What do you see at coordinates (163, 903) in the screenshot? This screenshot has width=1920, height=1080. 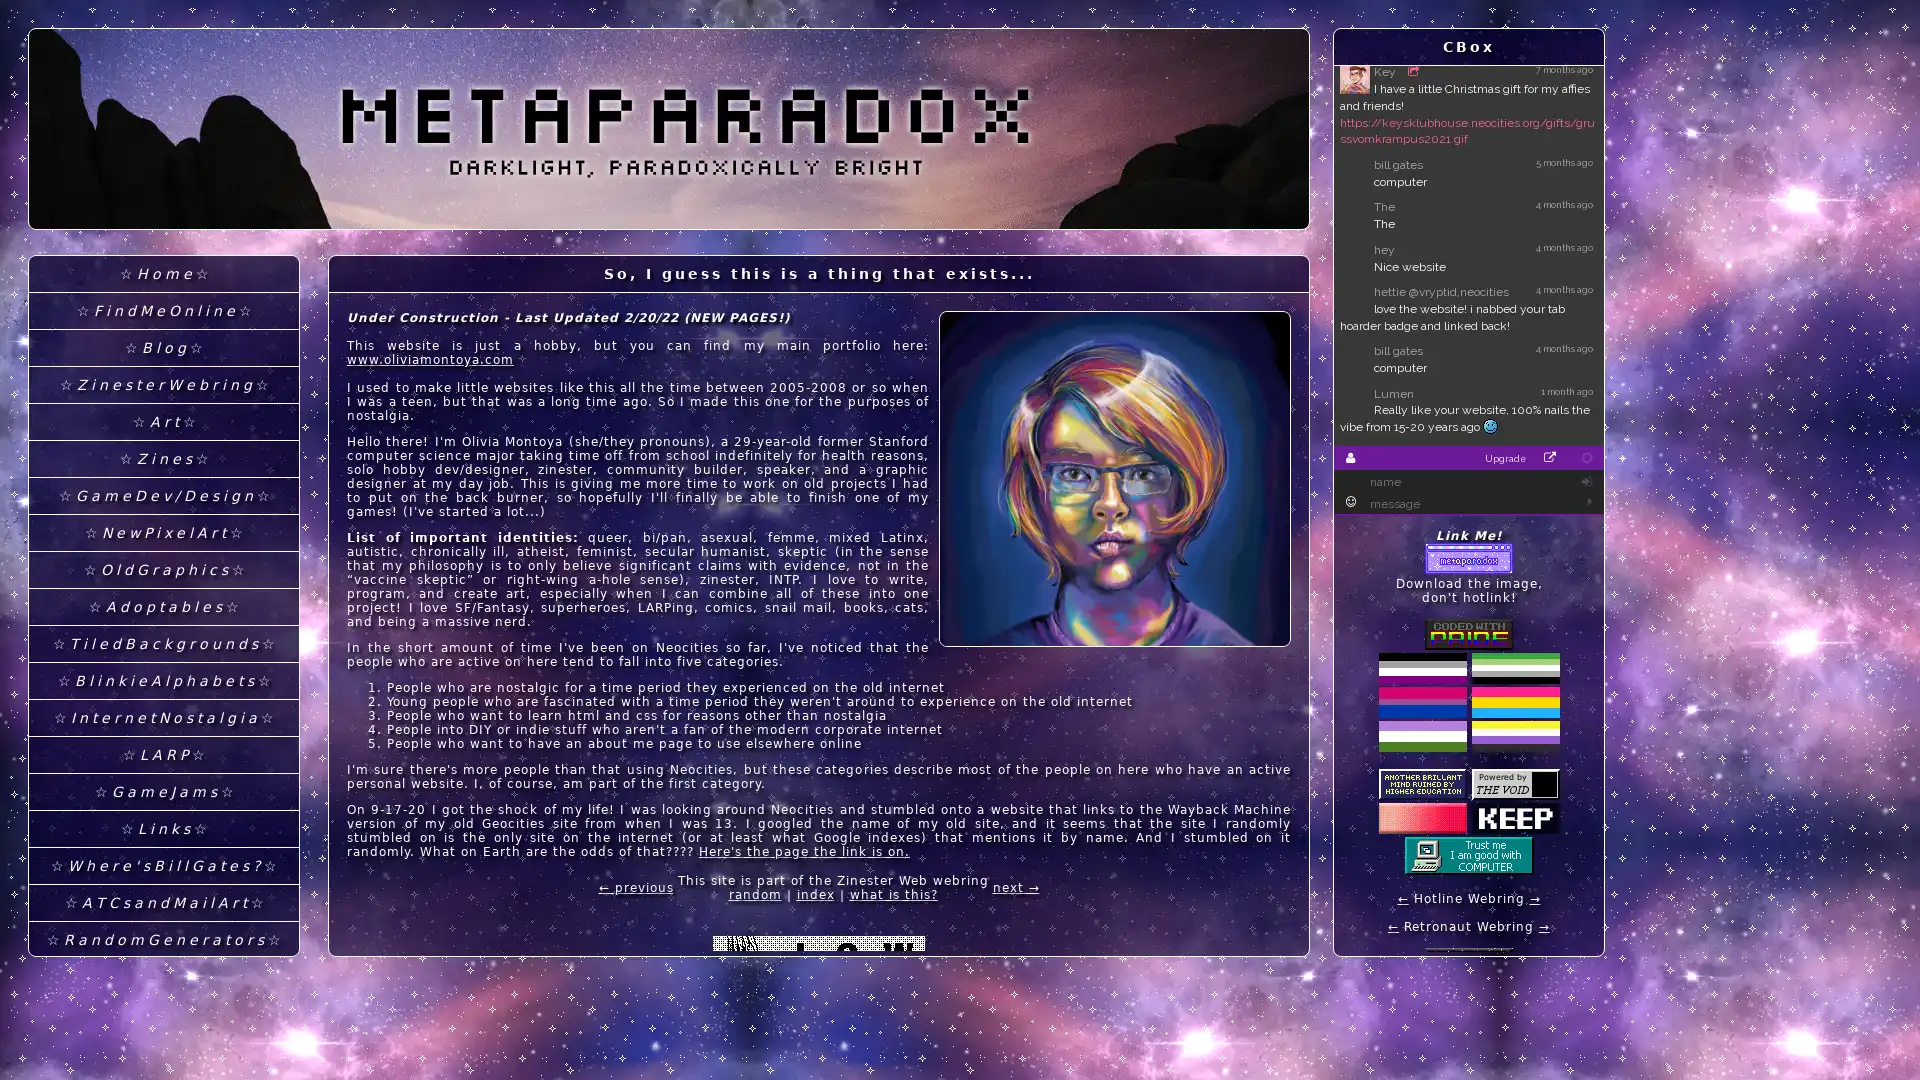 I see `A T C s a n d M a i l A r t` at bounding box center [163, 903].